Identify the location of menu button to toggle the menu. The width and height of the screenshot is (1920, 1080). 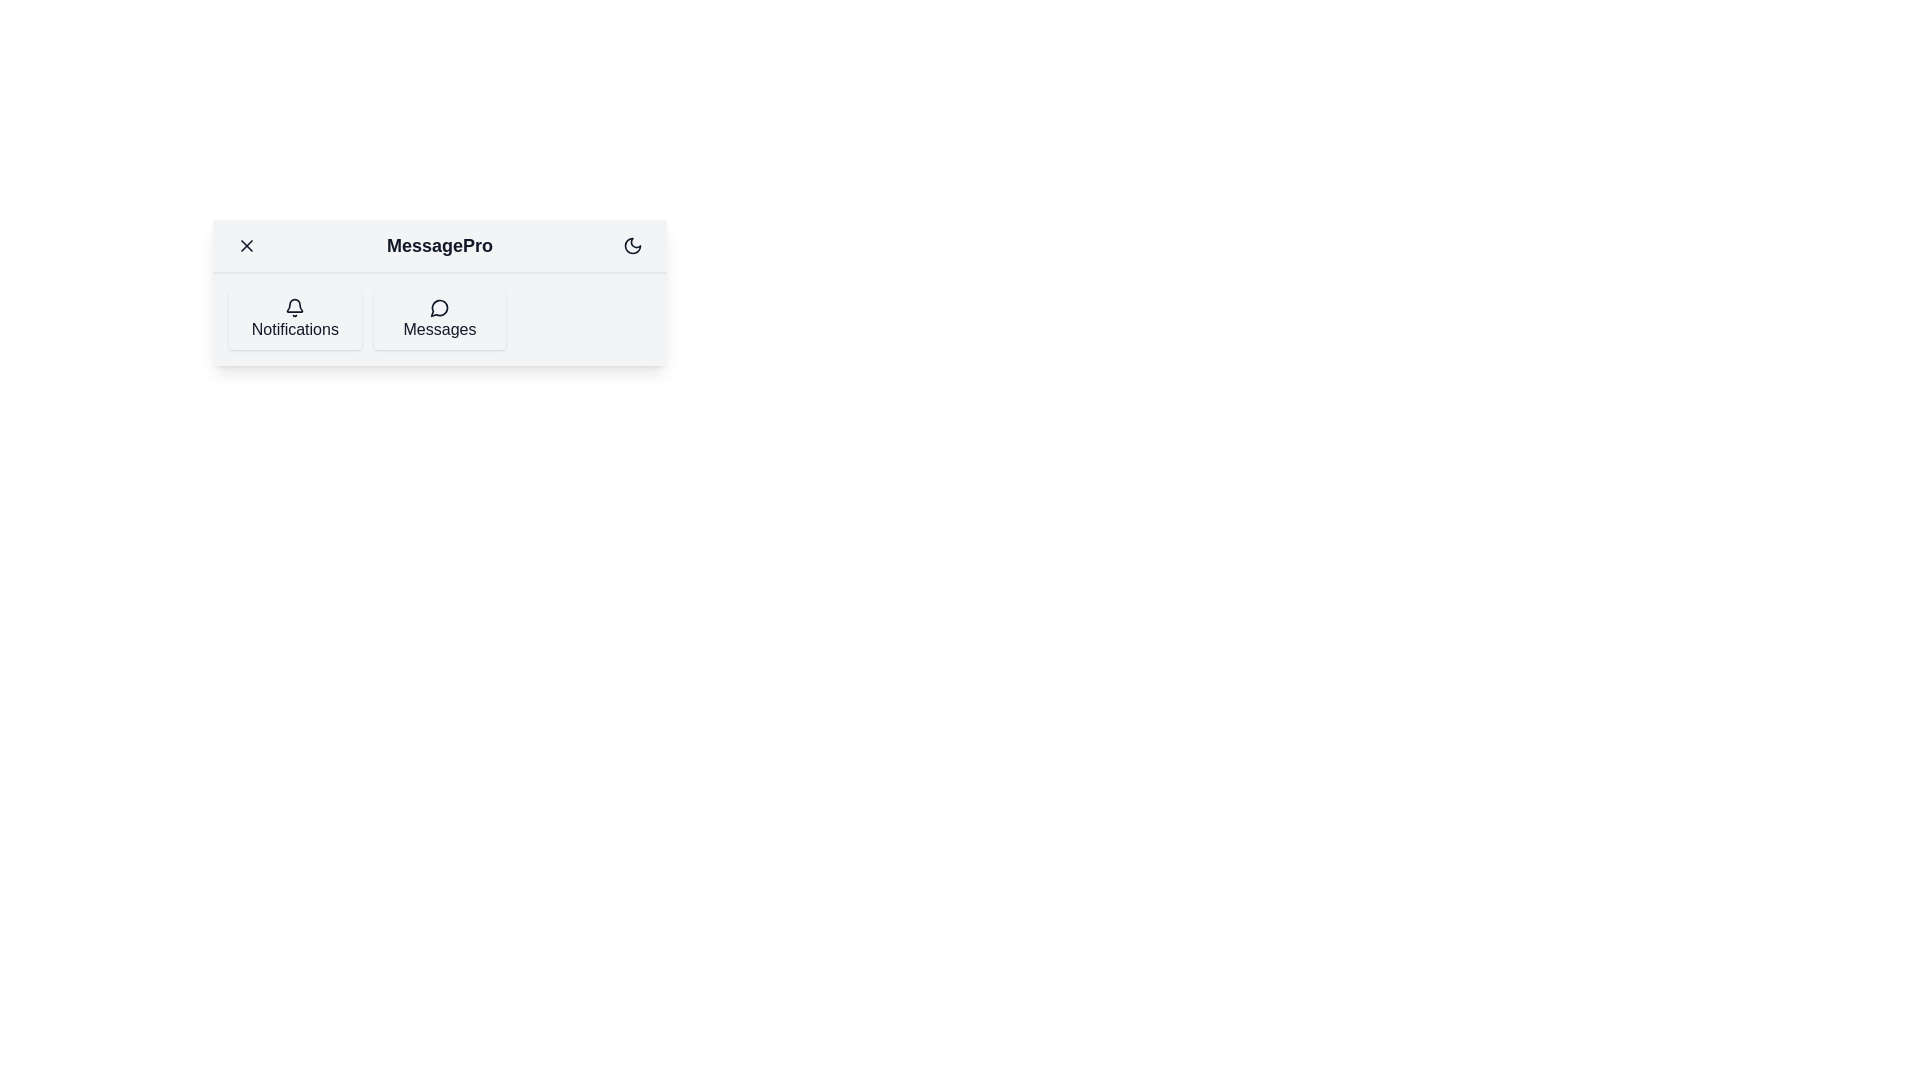
(245, 245).